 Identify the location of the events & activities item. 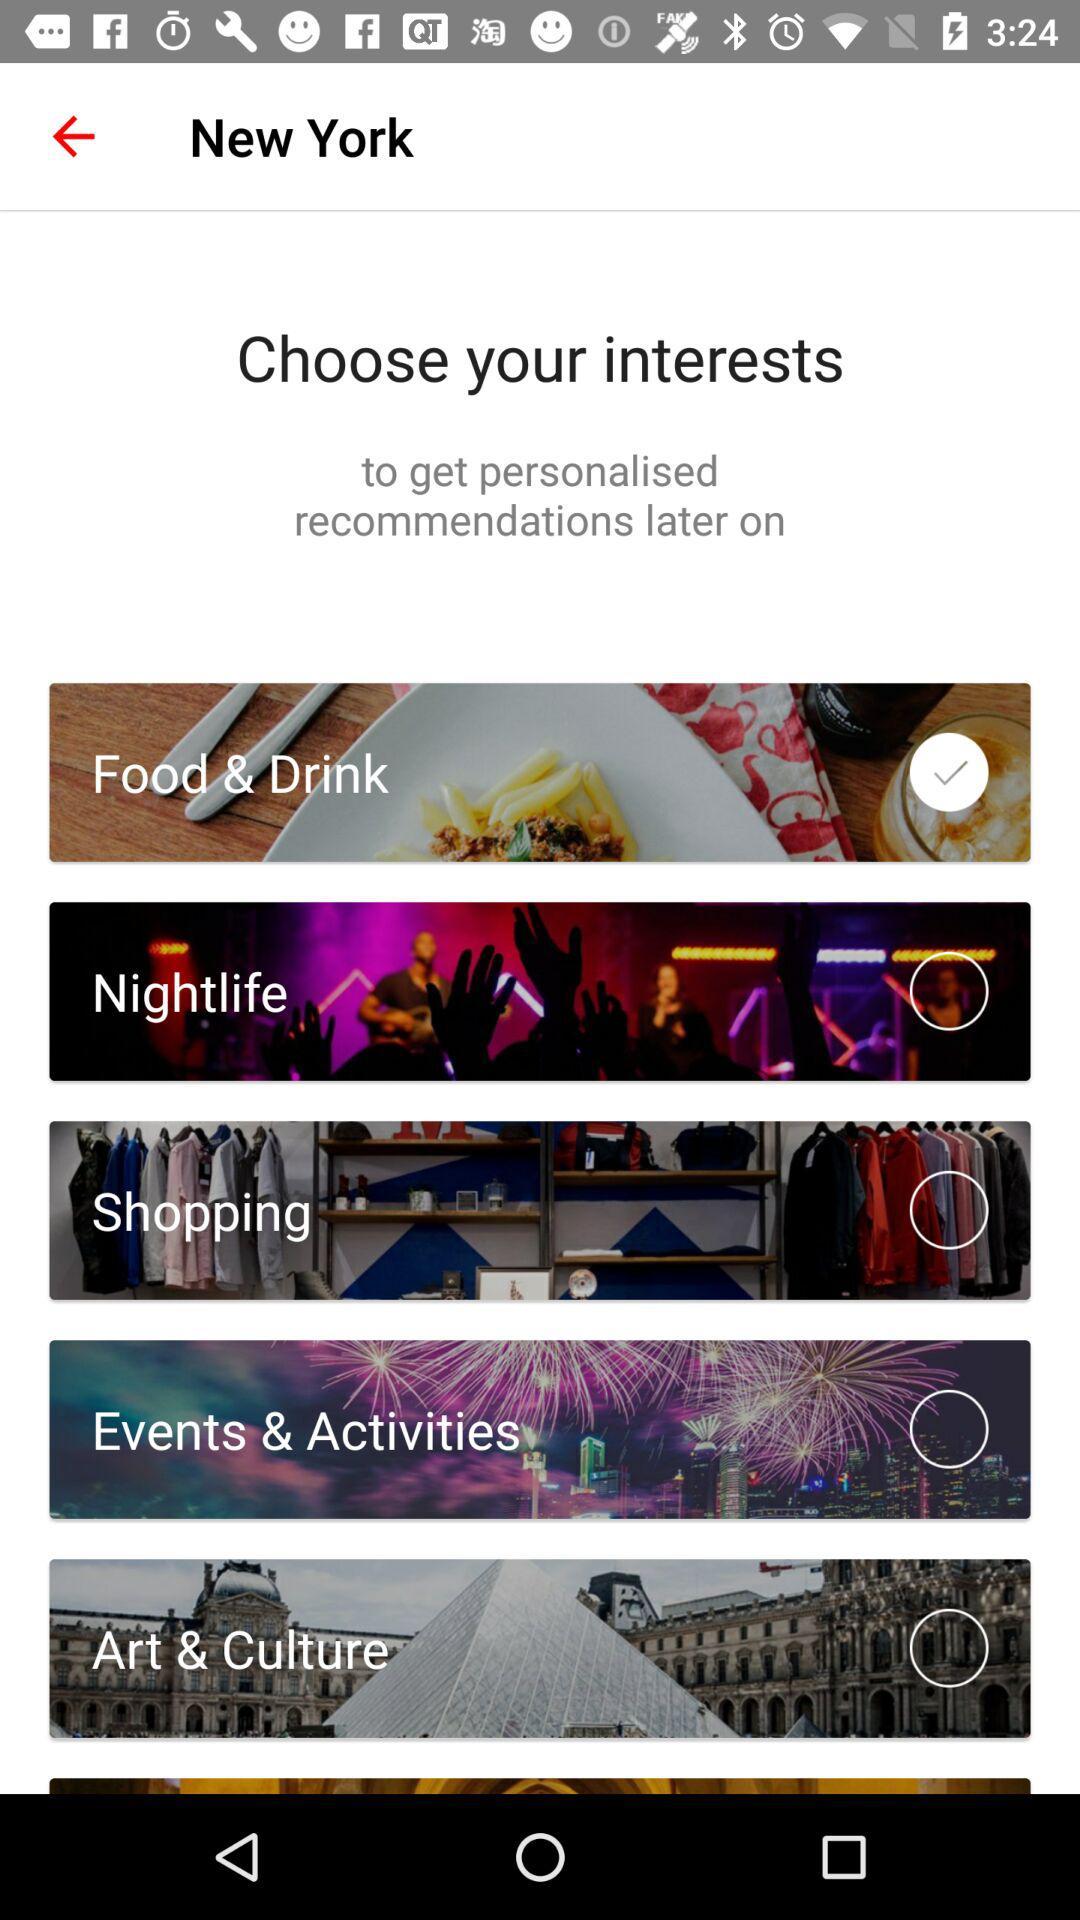
(285, 1428).